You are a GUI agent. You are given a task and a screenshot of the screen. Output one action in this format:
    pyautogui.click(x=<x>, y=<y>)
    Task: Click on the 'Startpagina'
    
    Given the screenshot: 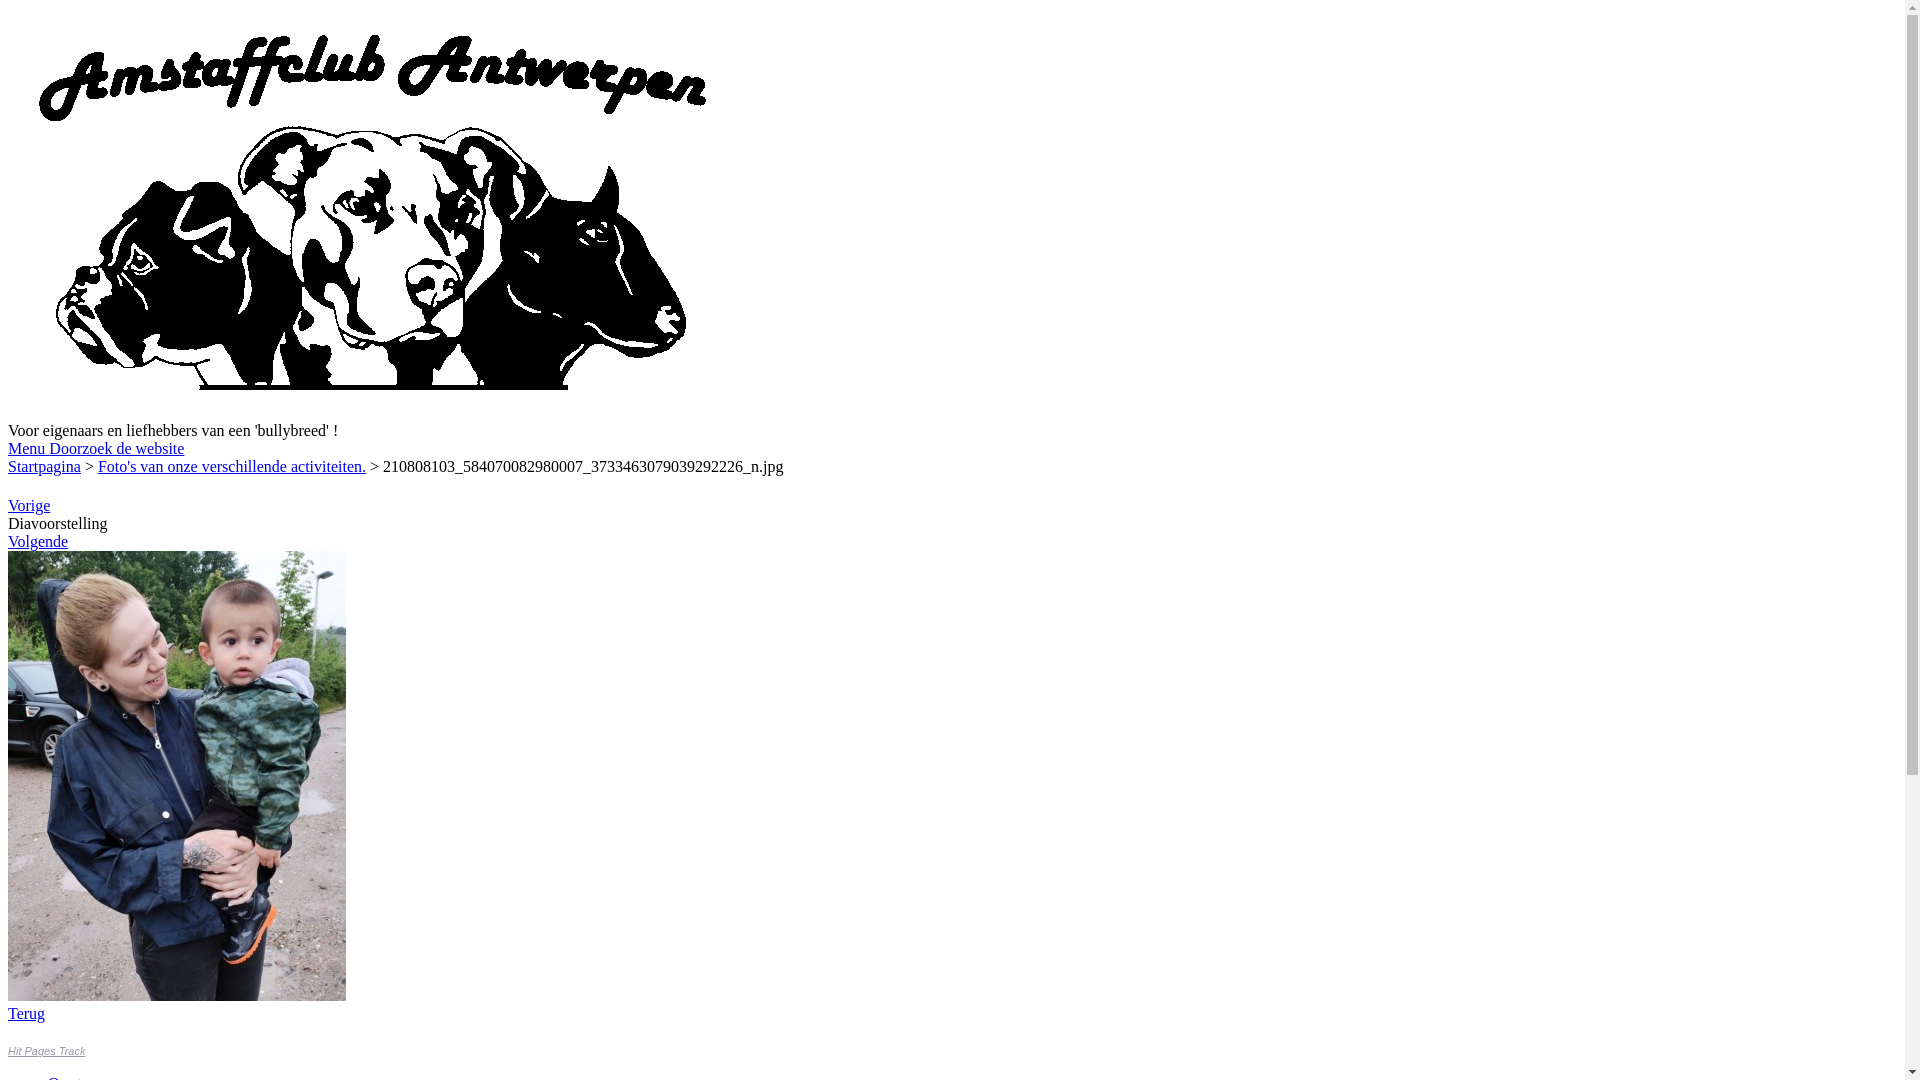 What is the action you would take?
    pyautogui.click(x=44, y=466)
    